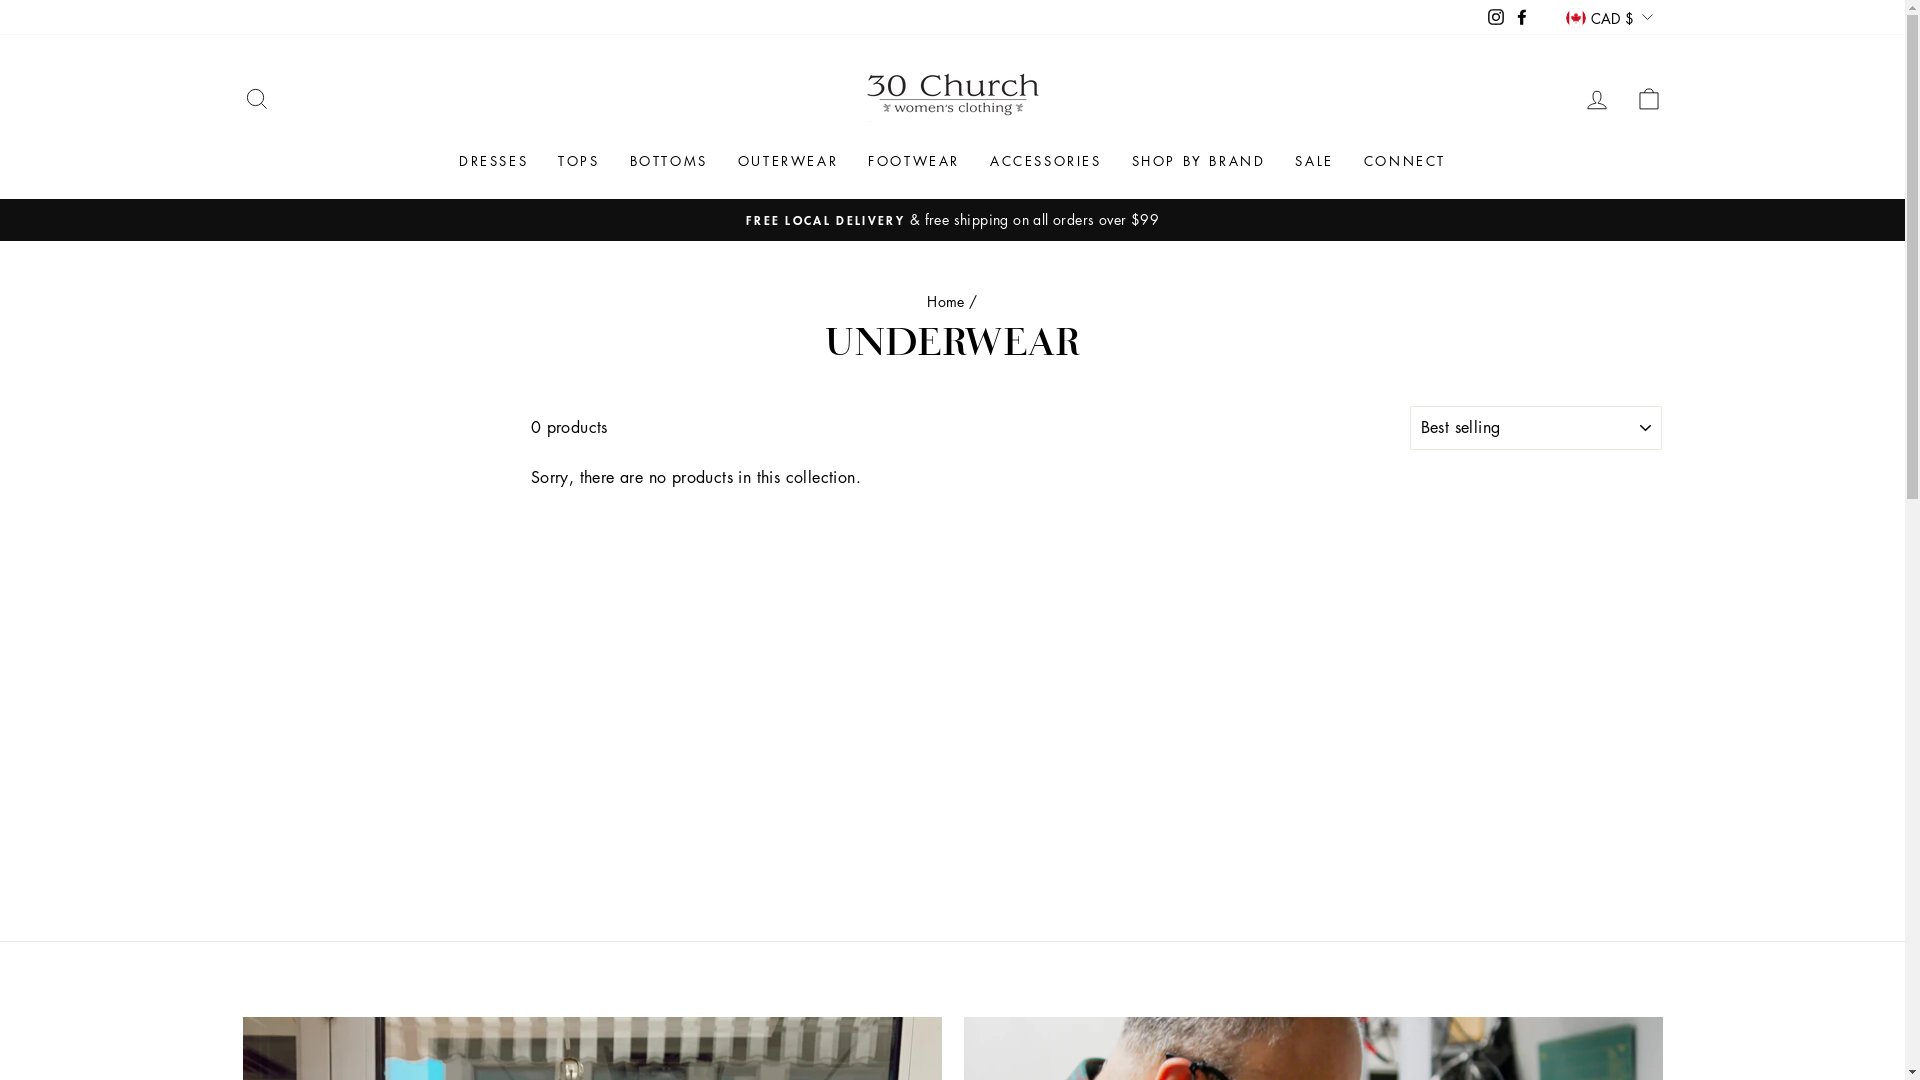  I want to click on 'Instagram', so click(1496, 16).